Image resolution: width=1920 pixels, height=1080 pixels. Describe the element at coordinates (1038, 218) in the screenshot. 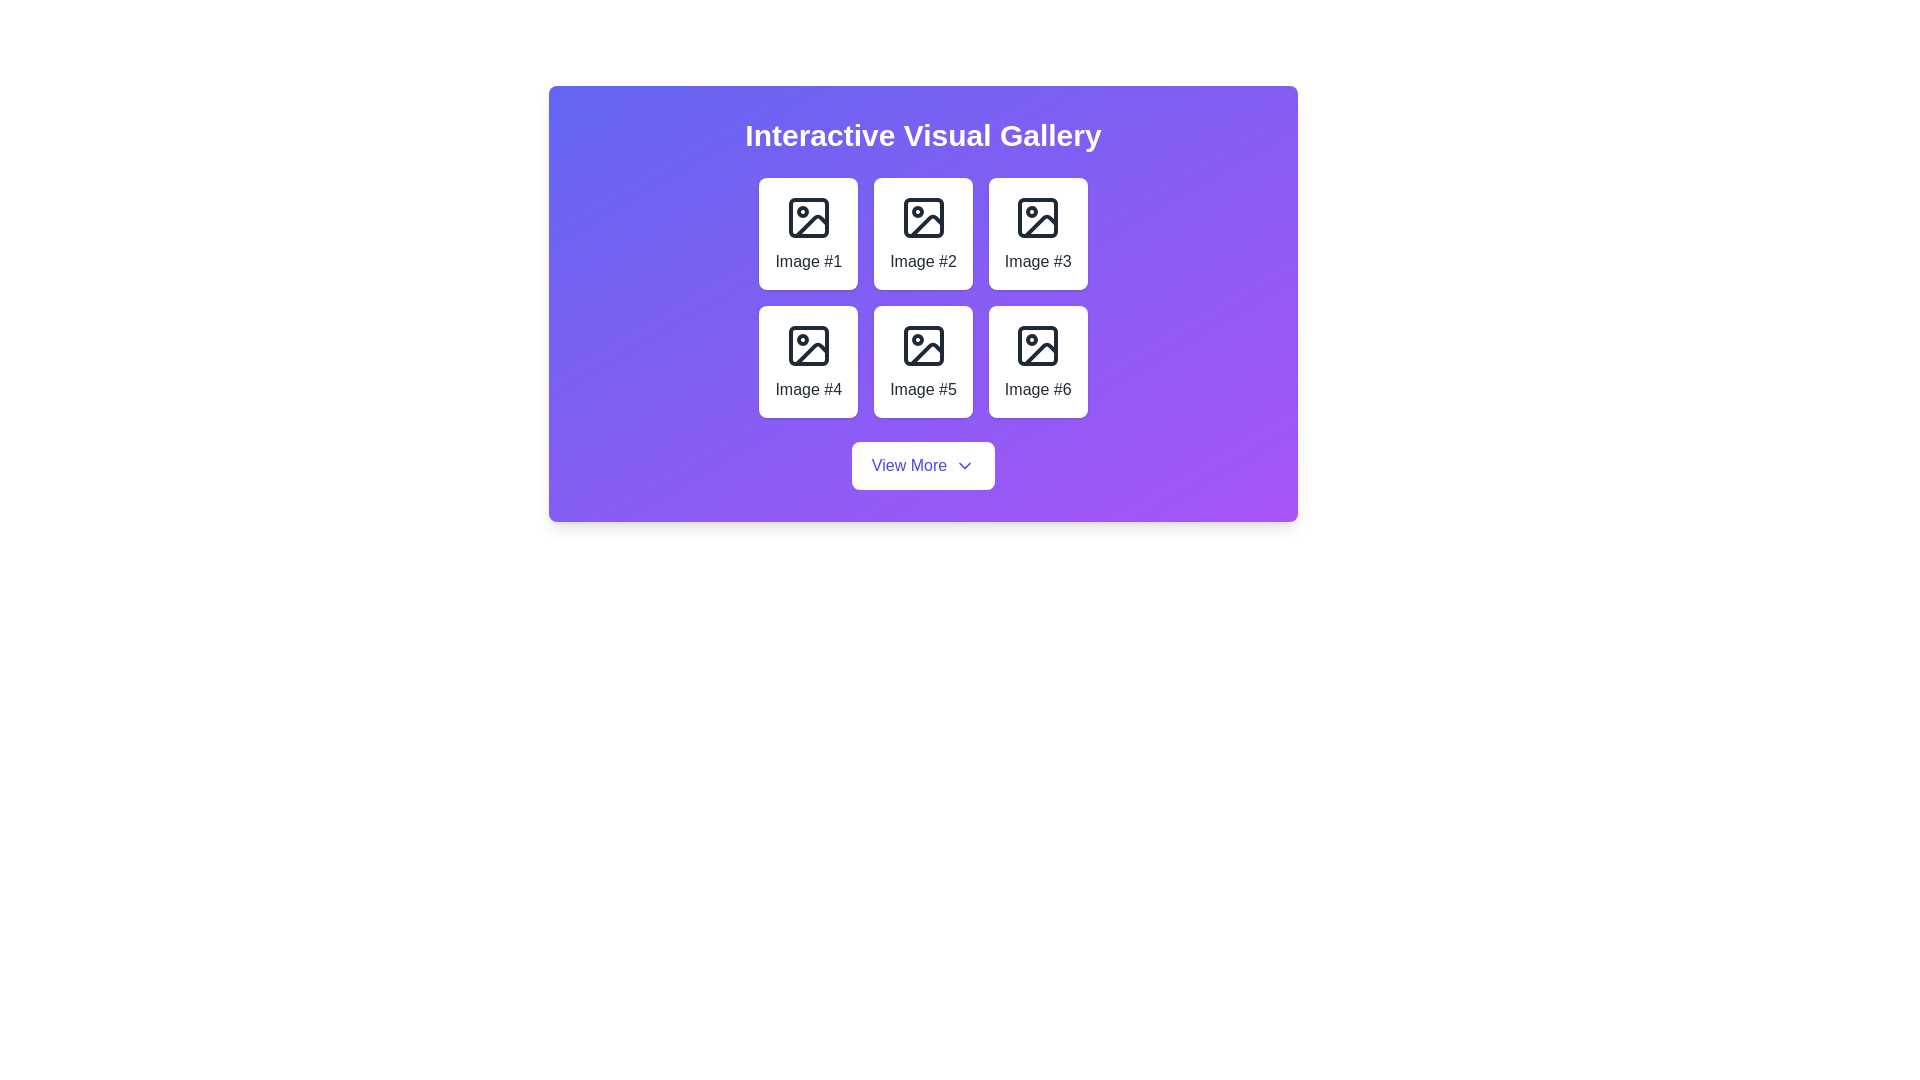

I see `the Image placeholder icon located in the third slot of the 3x2 grid under the heading 'Interactive Visual Gallery'` at that location.